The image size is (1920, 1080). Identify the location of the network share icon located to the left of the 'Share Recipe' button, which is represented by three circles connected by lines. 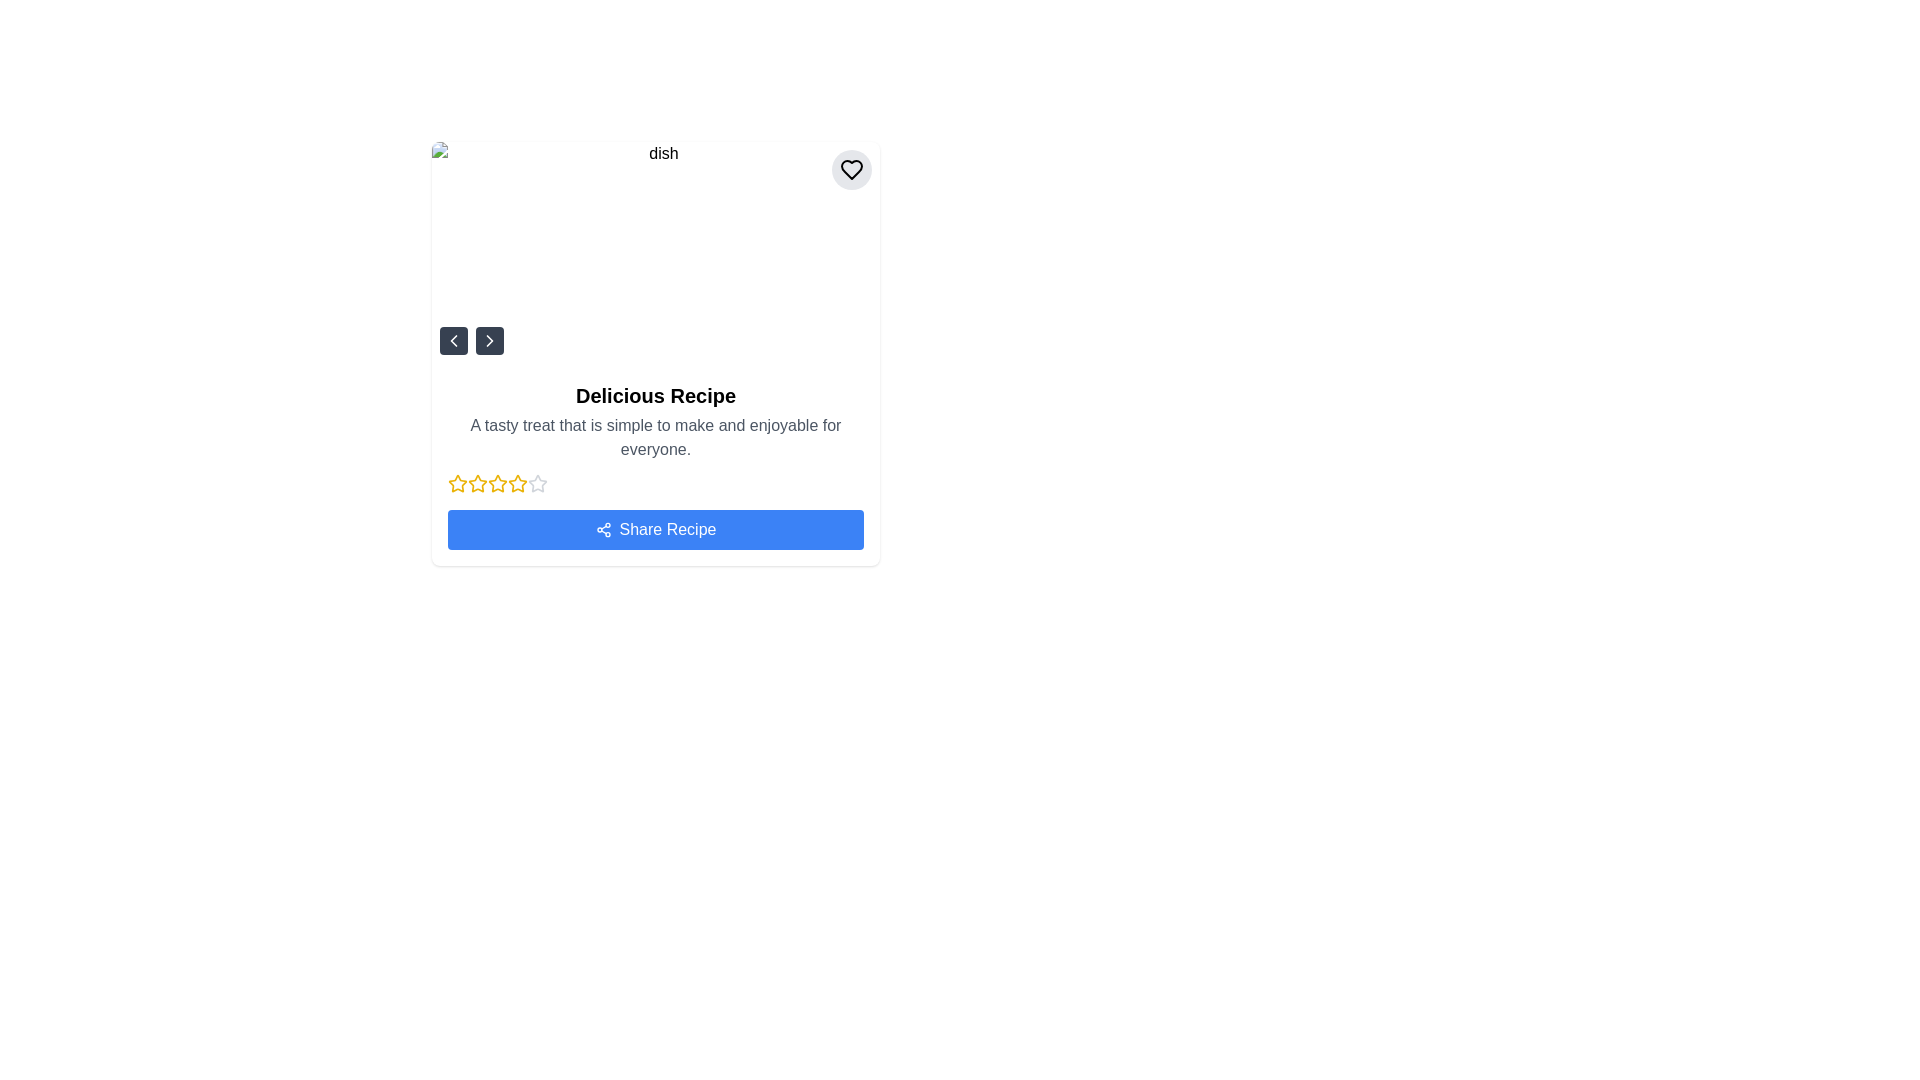
(602, 528).